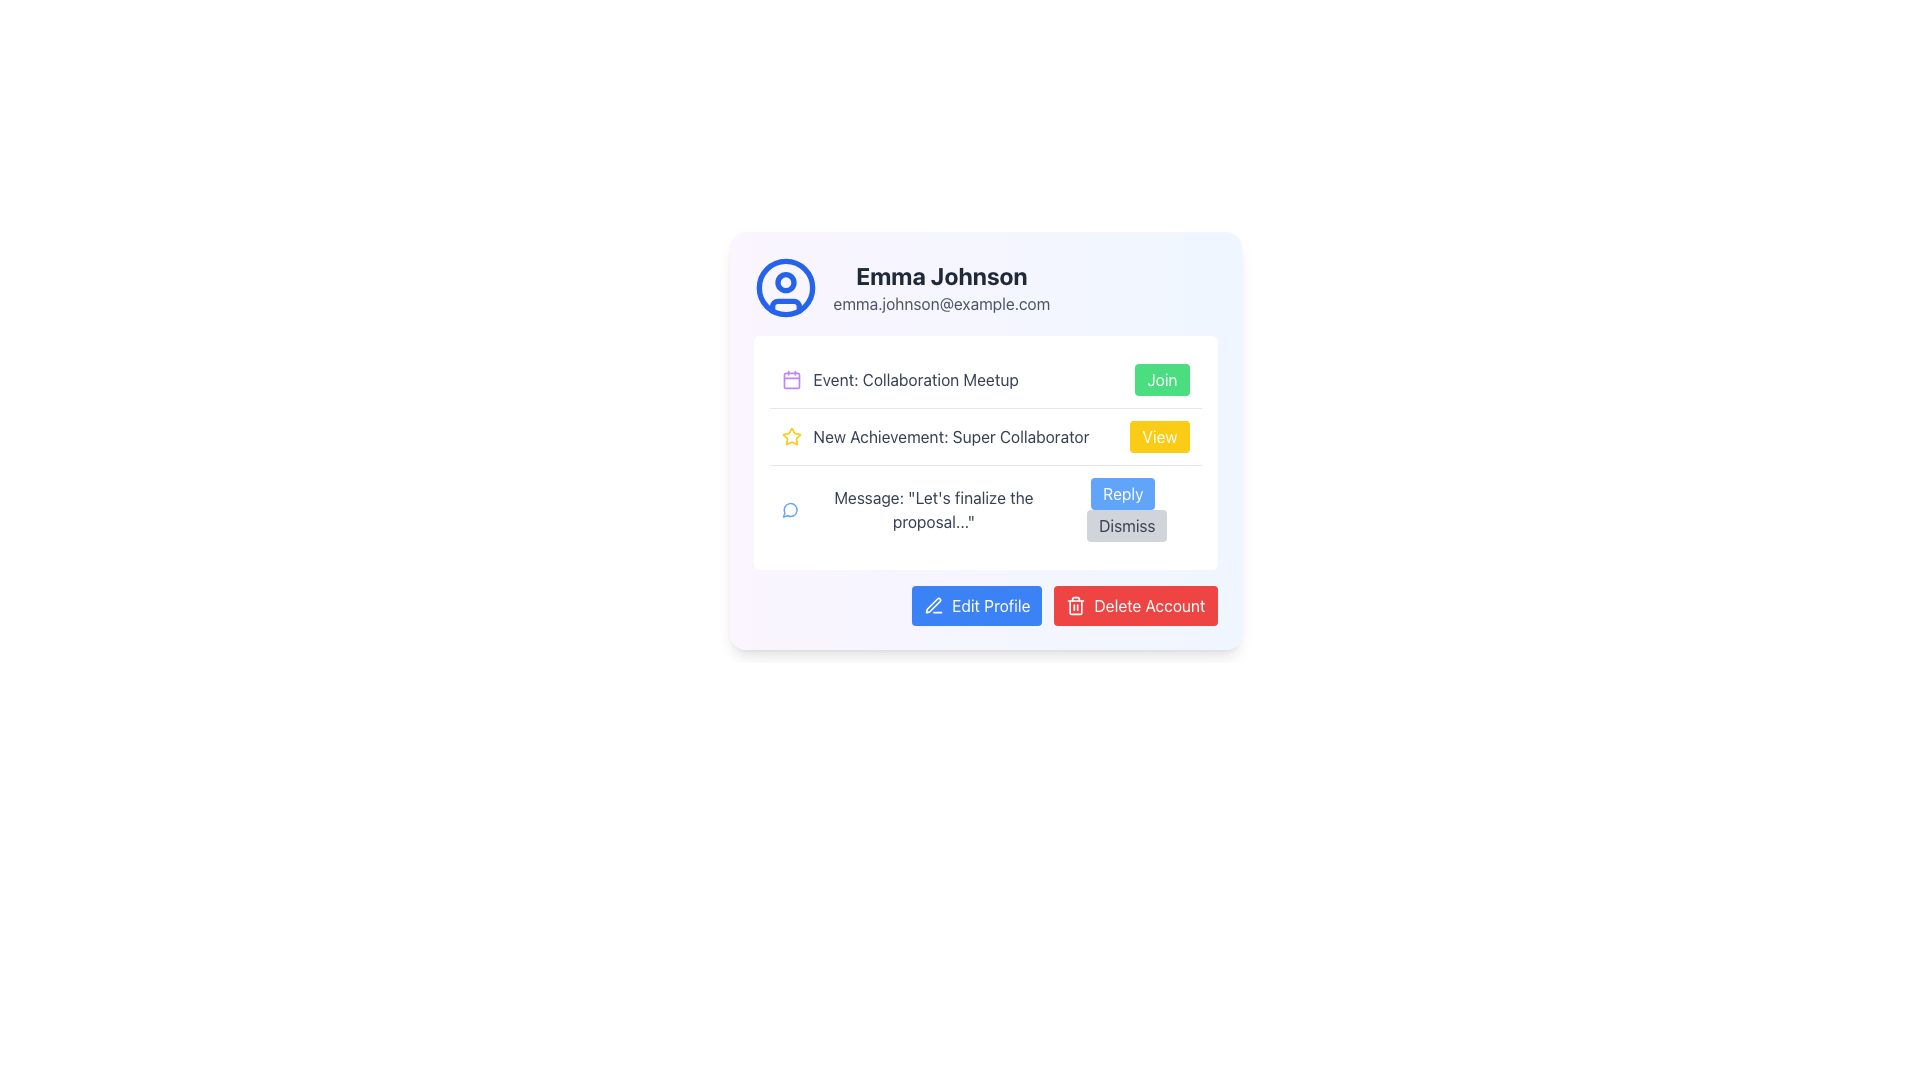 This screenshot has height=1080, width=1920. What do you see at coordinates (1162, 380) in the screenshot?
I see `the 'Join' button, which is a rectangular button with rounded corners, solid green background, and white text, located to the right of 'Event: Collaboration Meetup'` at bounding box center [1162, 380].